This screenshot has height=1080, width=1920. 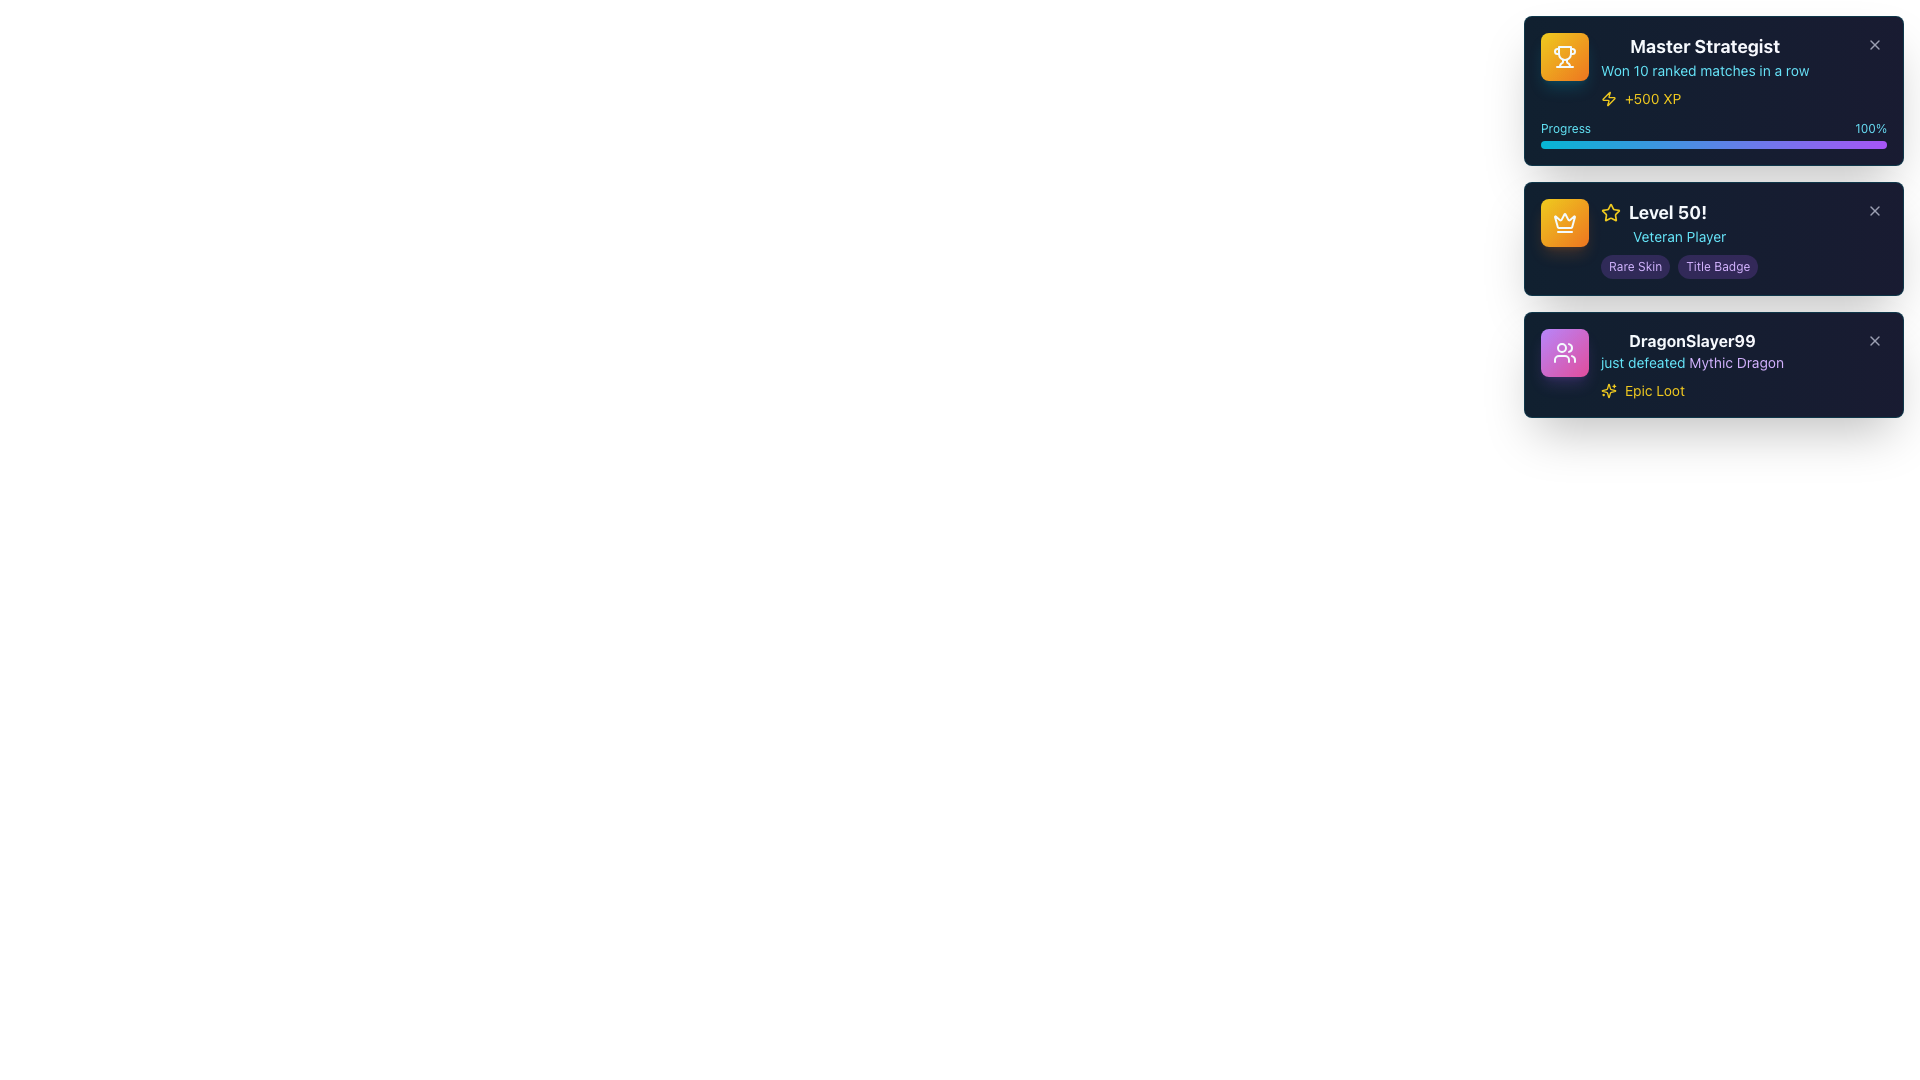 What do you see at coordinates (1563, 52) in the screenshot?
I see `the trophy icon representing the notification for achievements, located in the upper-left corner of the first notification block next to the title 'Master Strategist'` at bounding box center [1563, 52].